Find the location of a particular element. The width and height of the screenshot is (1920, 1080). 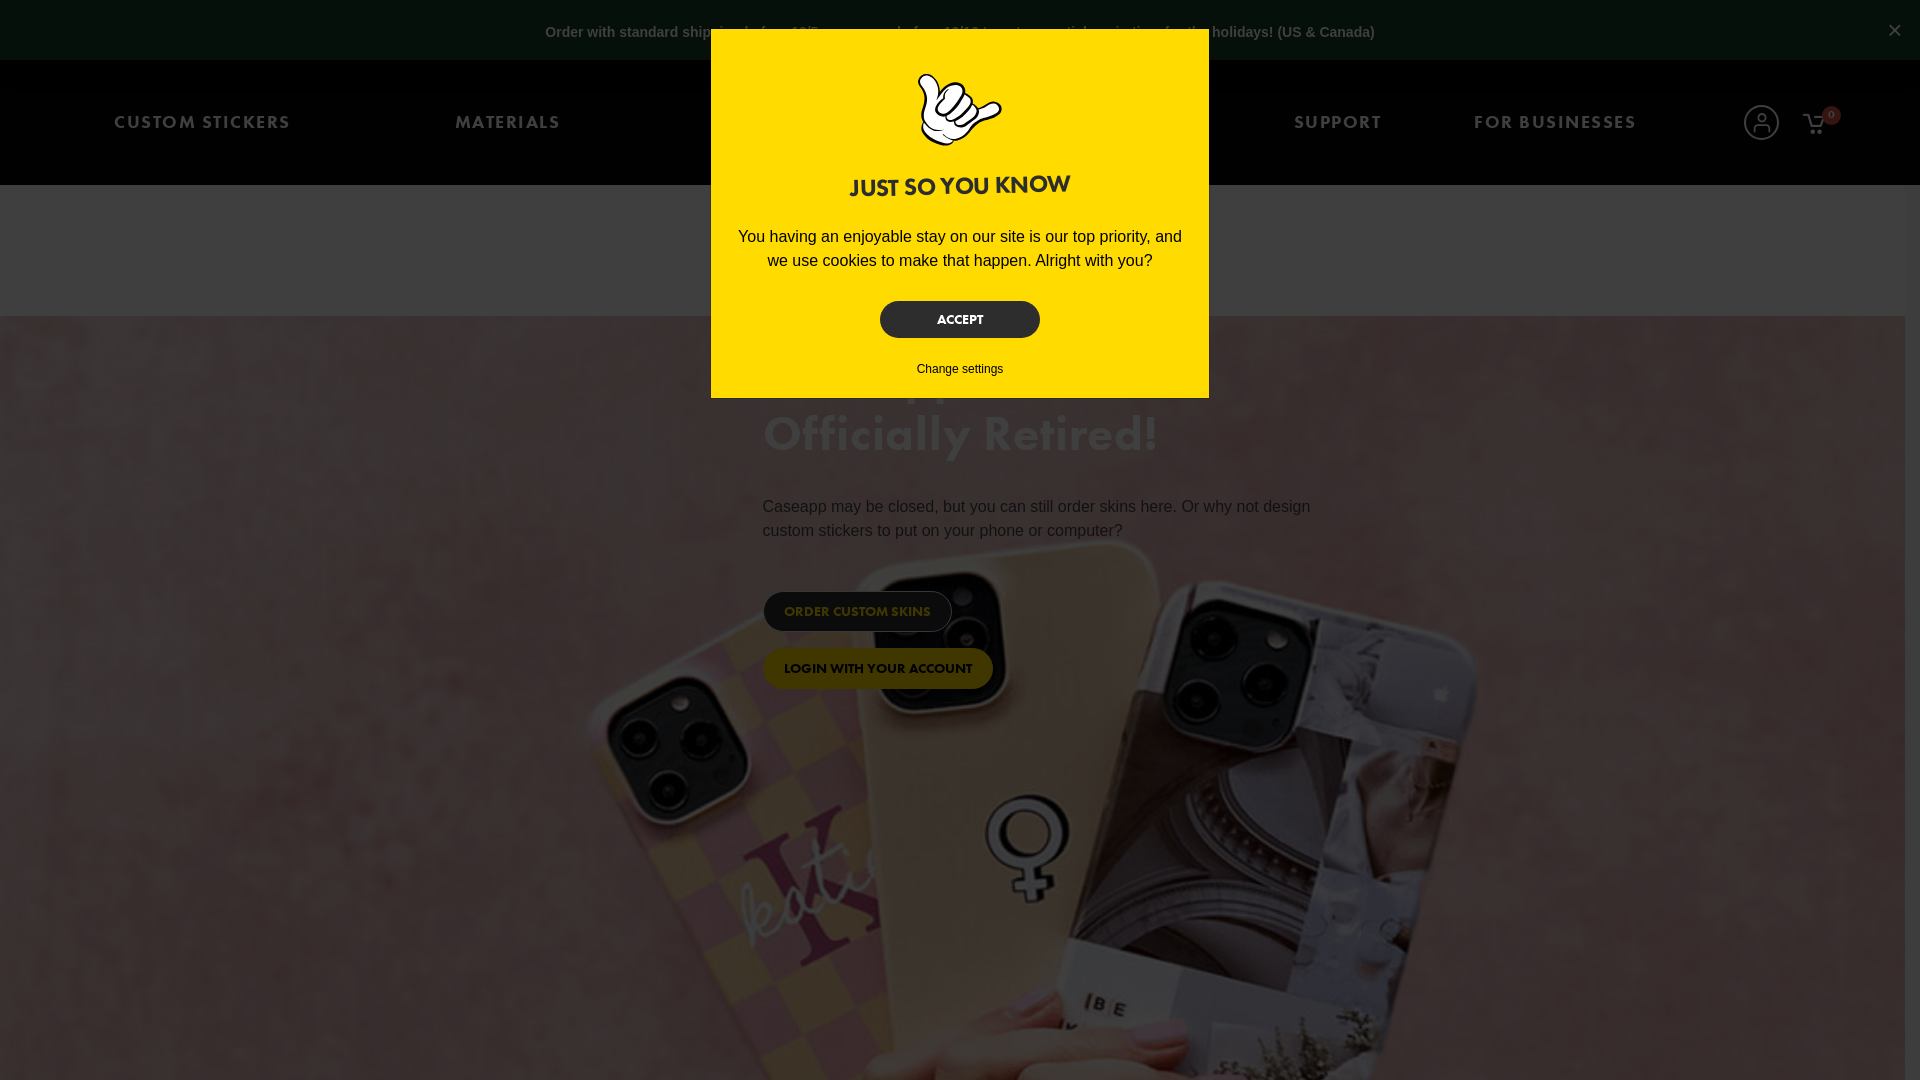

'ORDER CUSTOM SKINS' is located at coordinates (761, 610).